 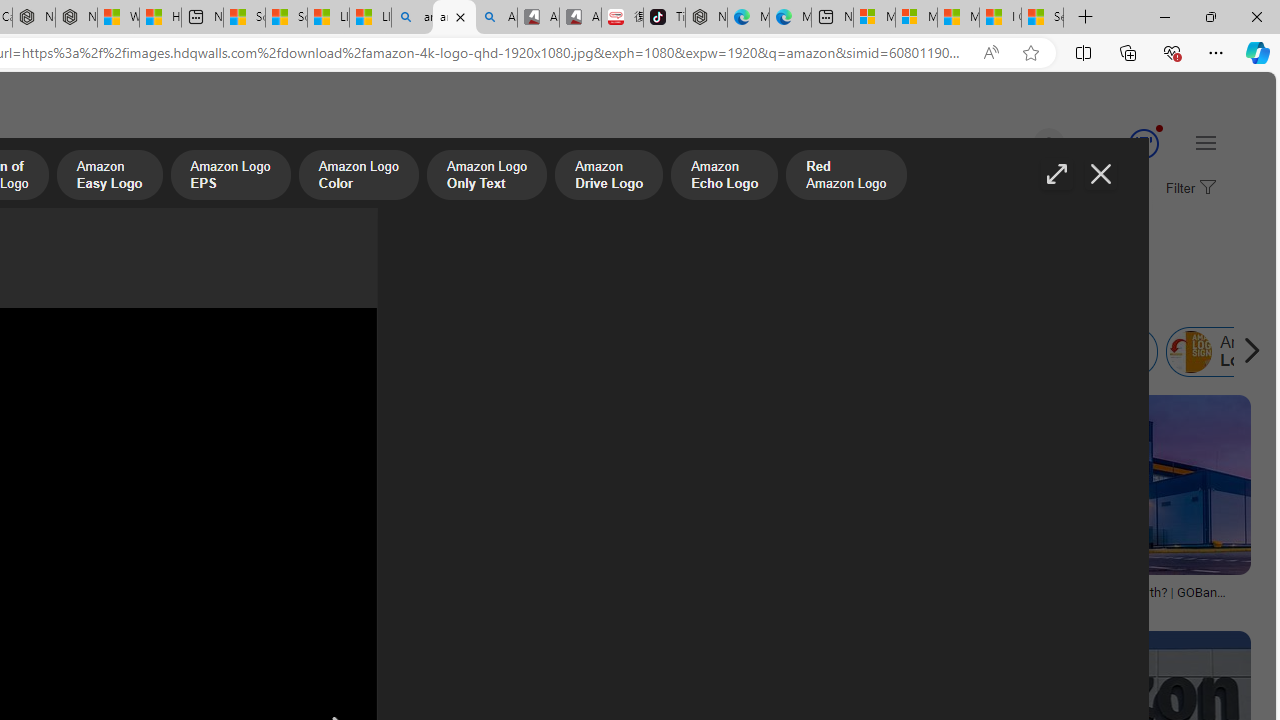 I want to click on 'Wildlife - MSN', so click(x=118, y=17).